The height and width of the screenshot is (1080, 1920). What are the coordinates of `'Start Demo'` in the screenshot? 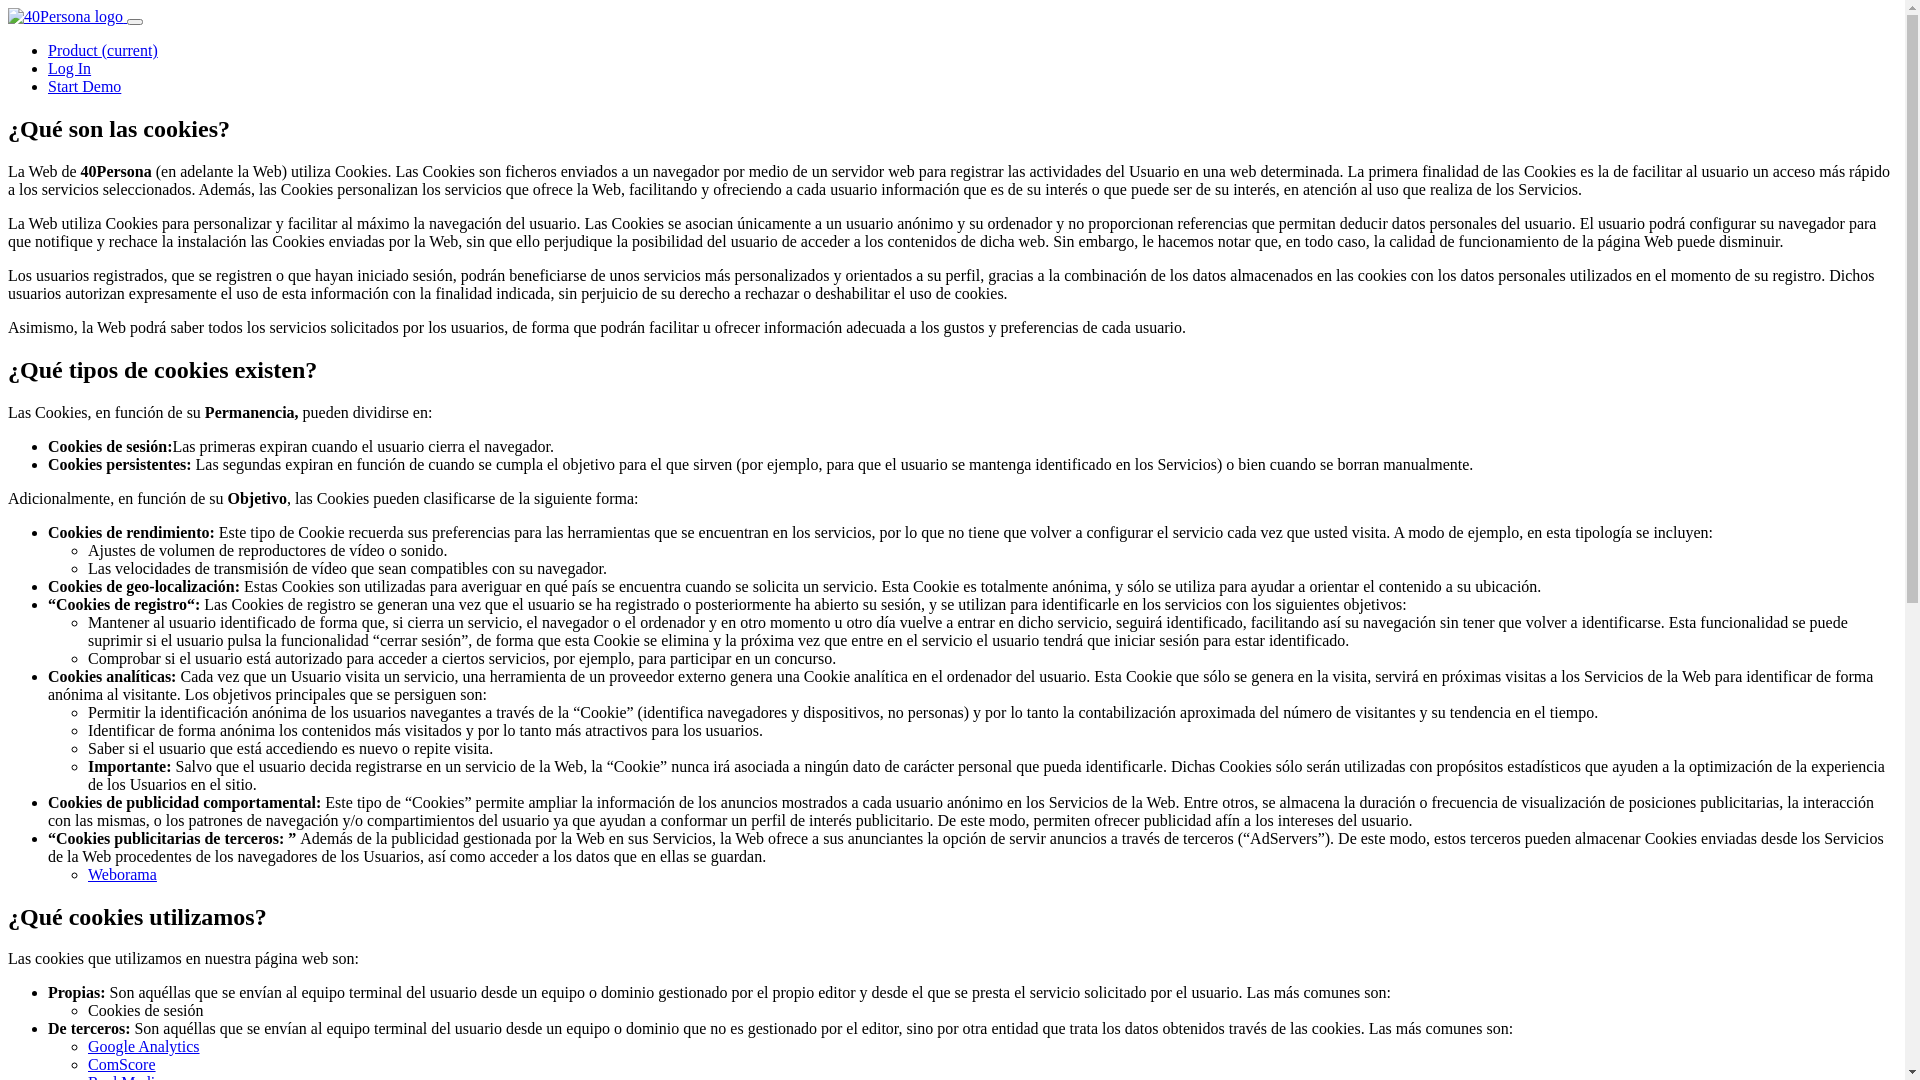 It's located at (83, 85).